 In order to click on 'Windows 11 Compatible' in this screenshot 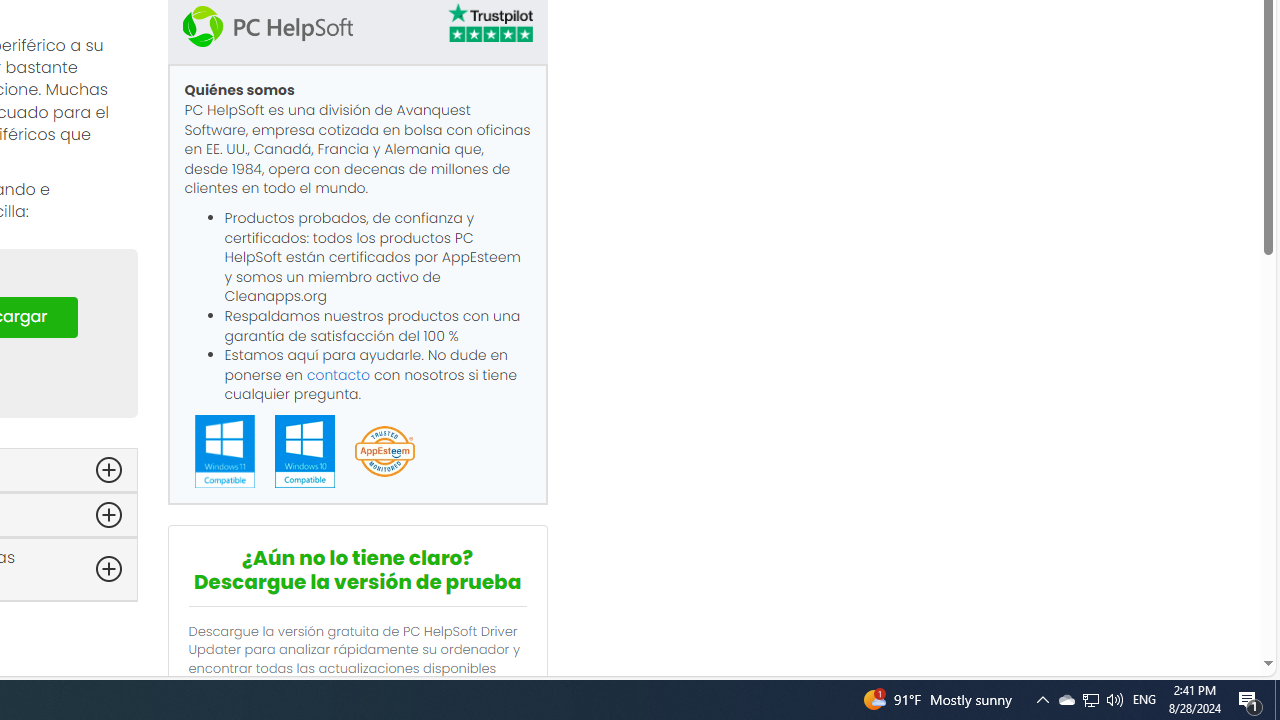, I will do `click(224, 451)`.